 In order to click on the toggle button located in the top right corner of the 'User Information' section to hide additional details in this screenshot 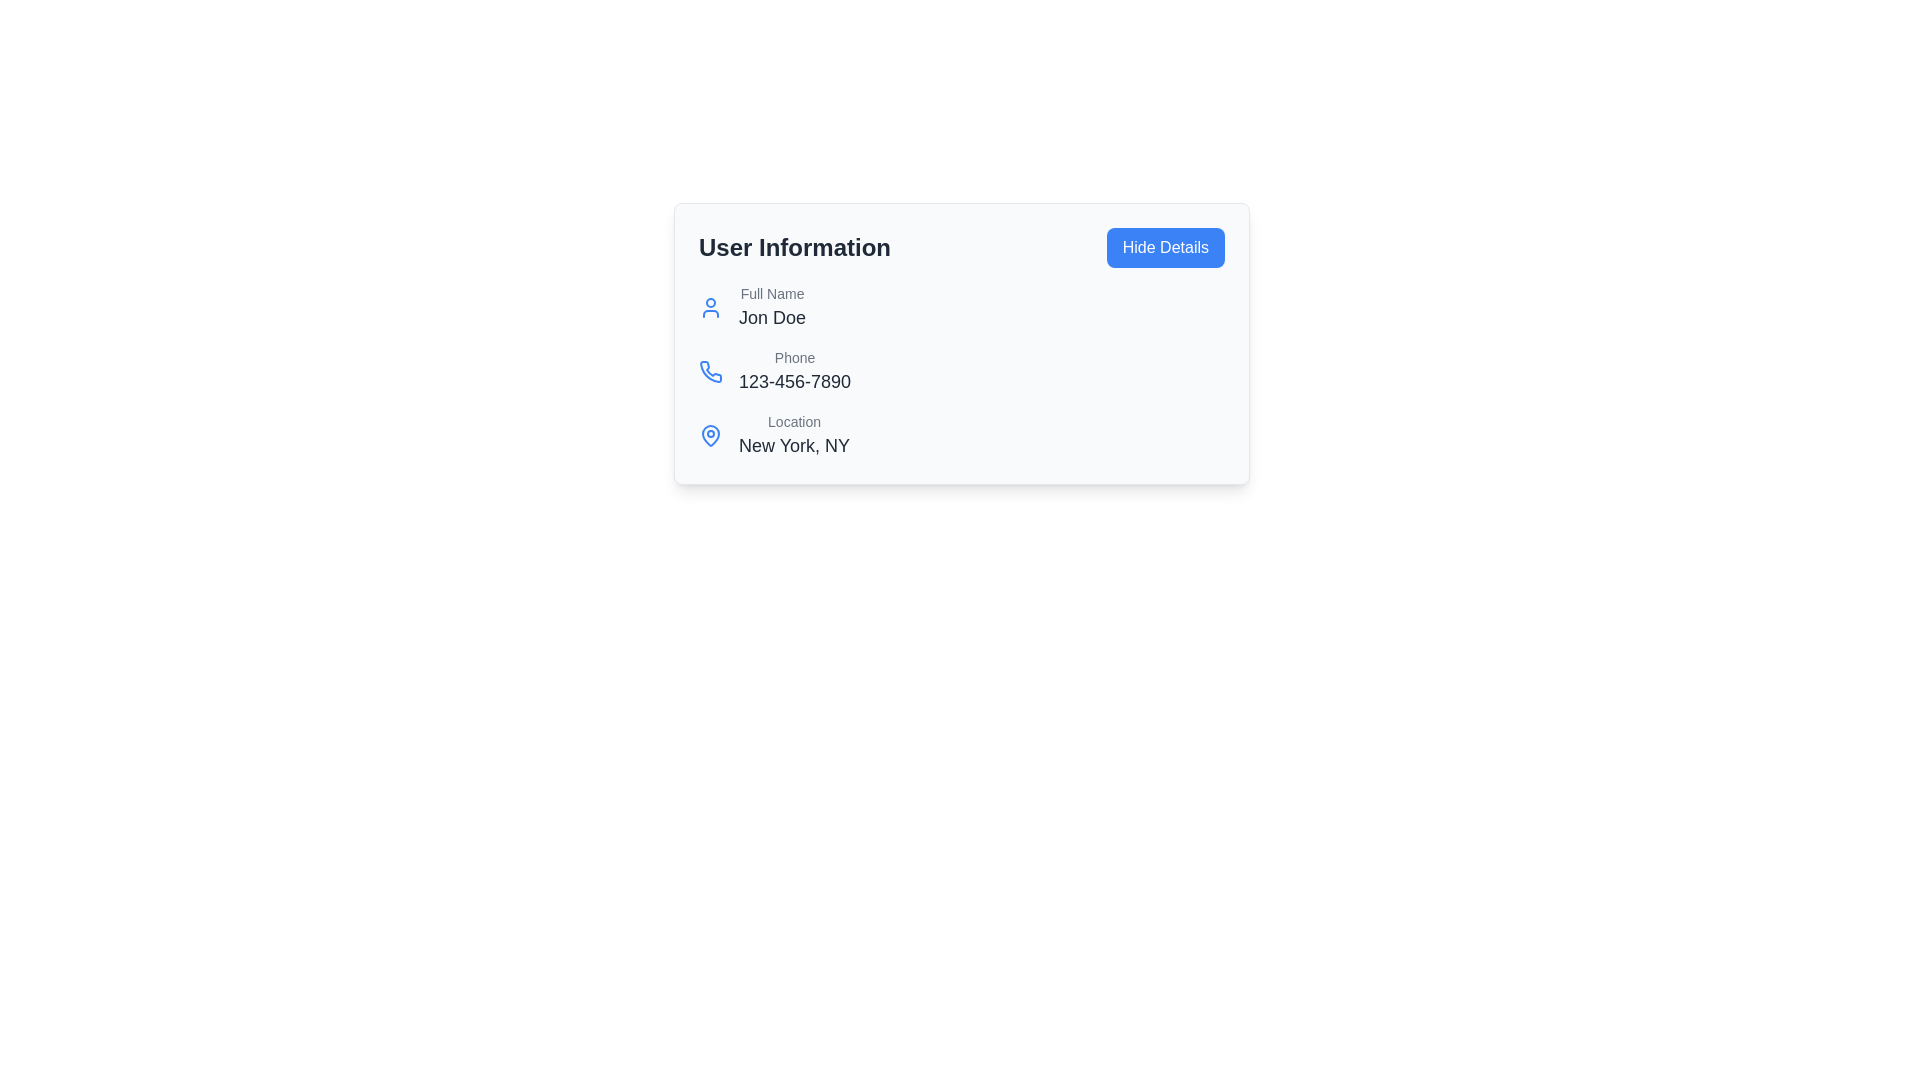, I will do `click(1165, 246)`.